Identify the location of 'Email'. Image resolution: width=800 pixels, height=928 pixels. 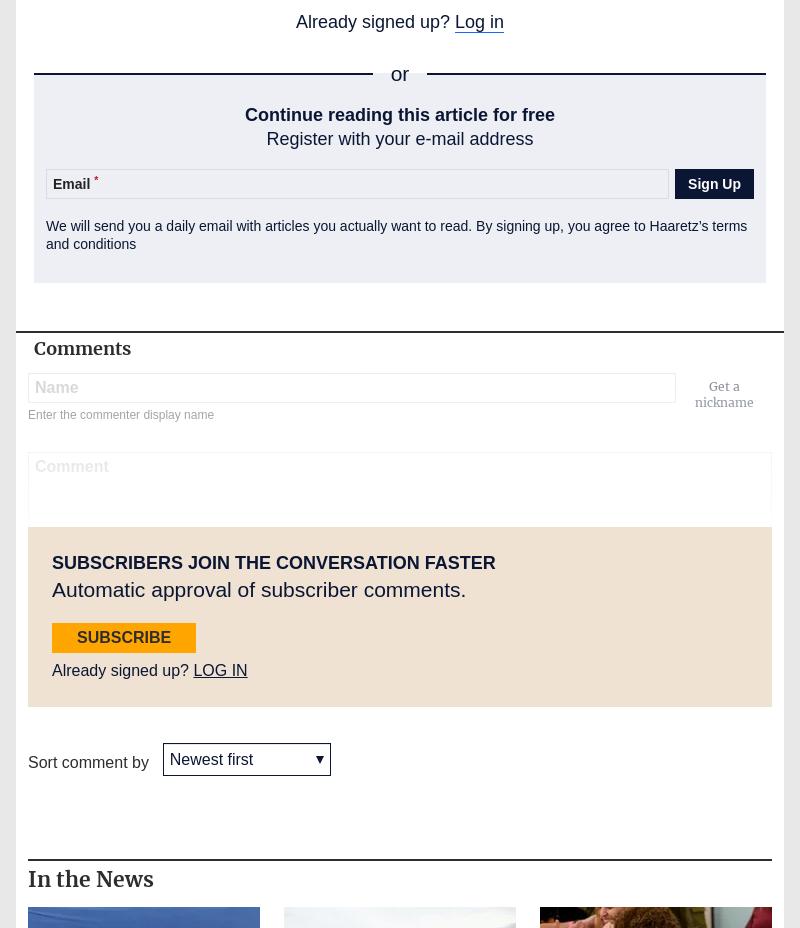
(52, 183).